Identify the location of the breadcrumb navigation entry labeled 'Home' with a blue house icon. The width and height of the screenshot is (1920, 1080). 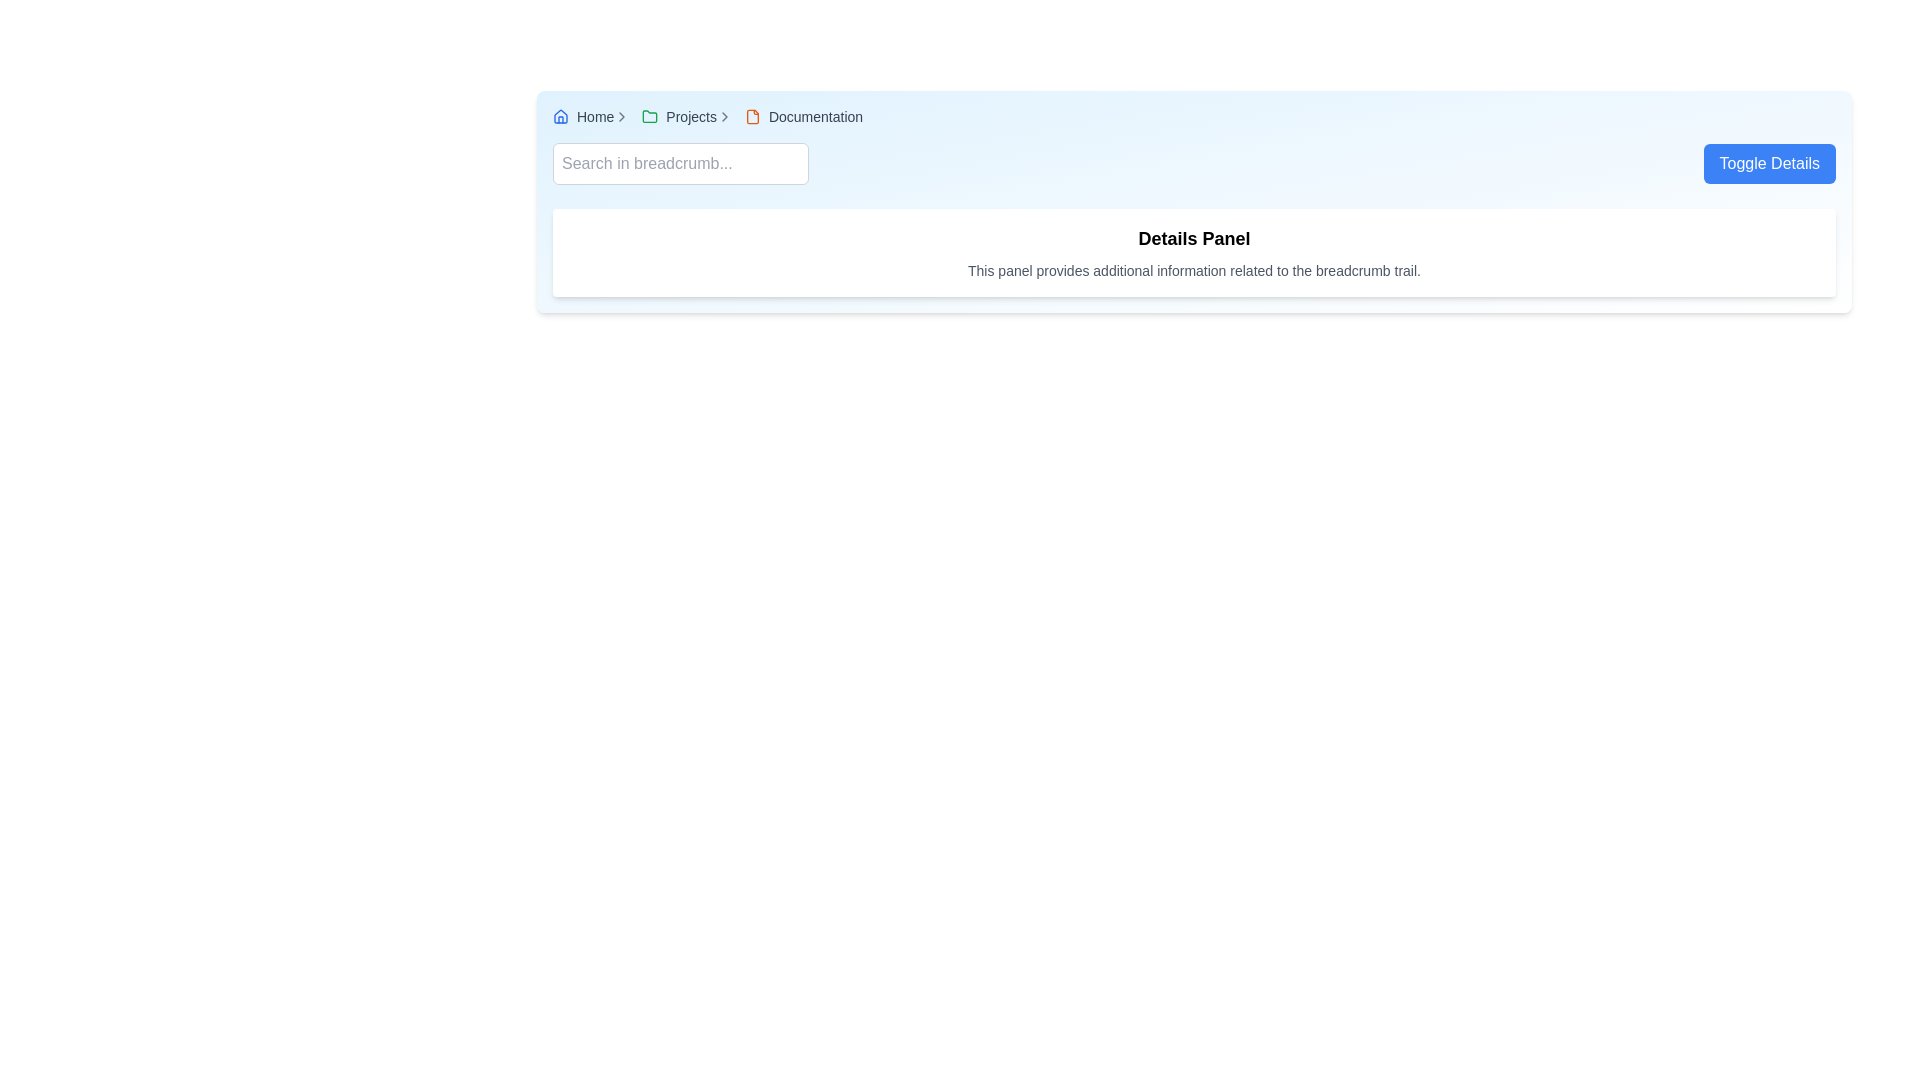
(590, 116).